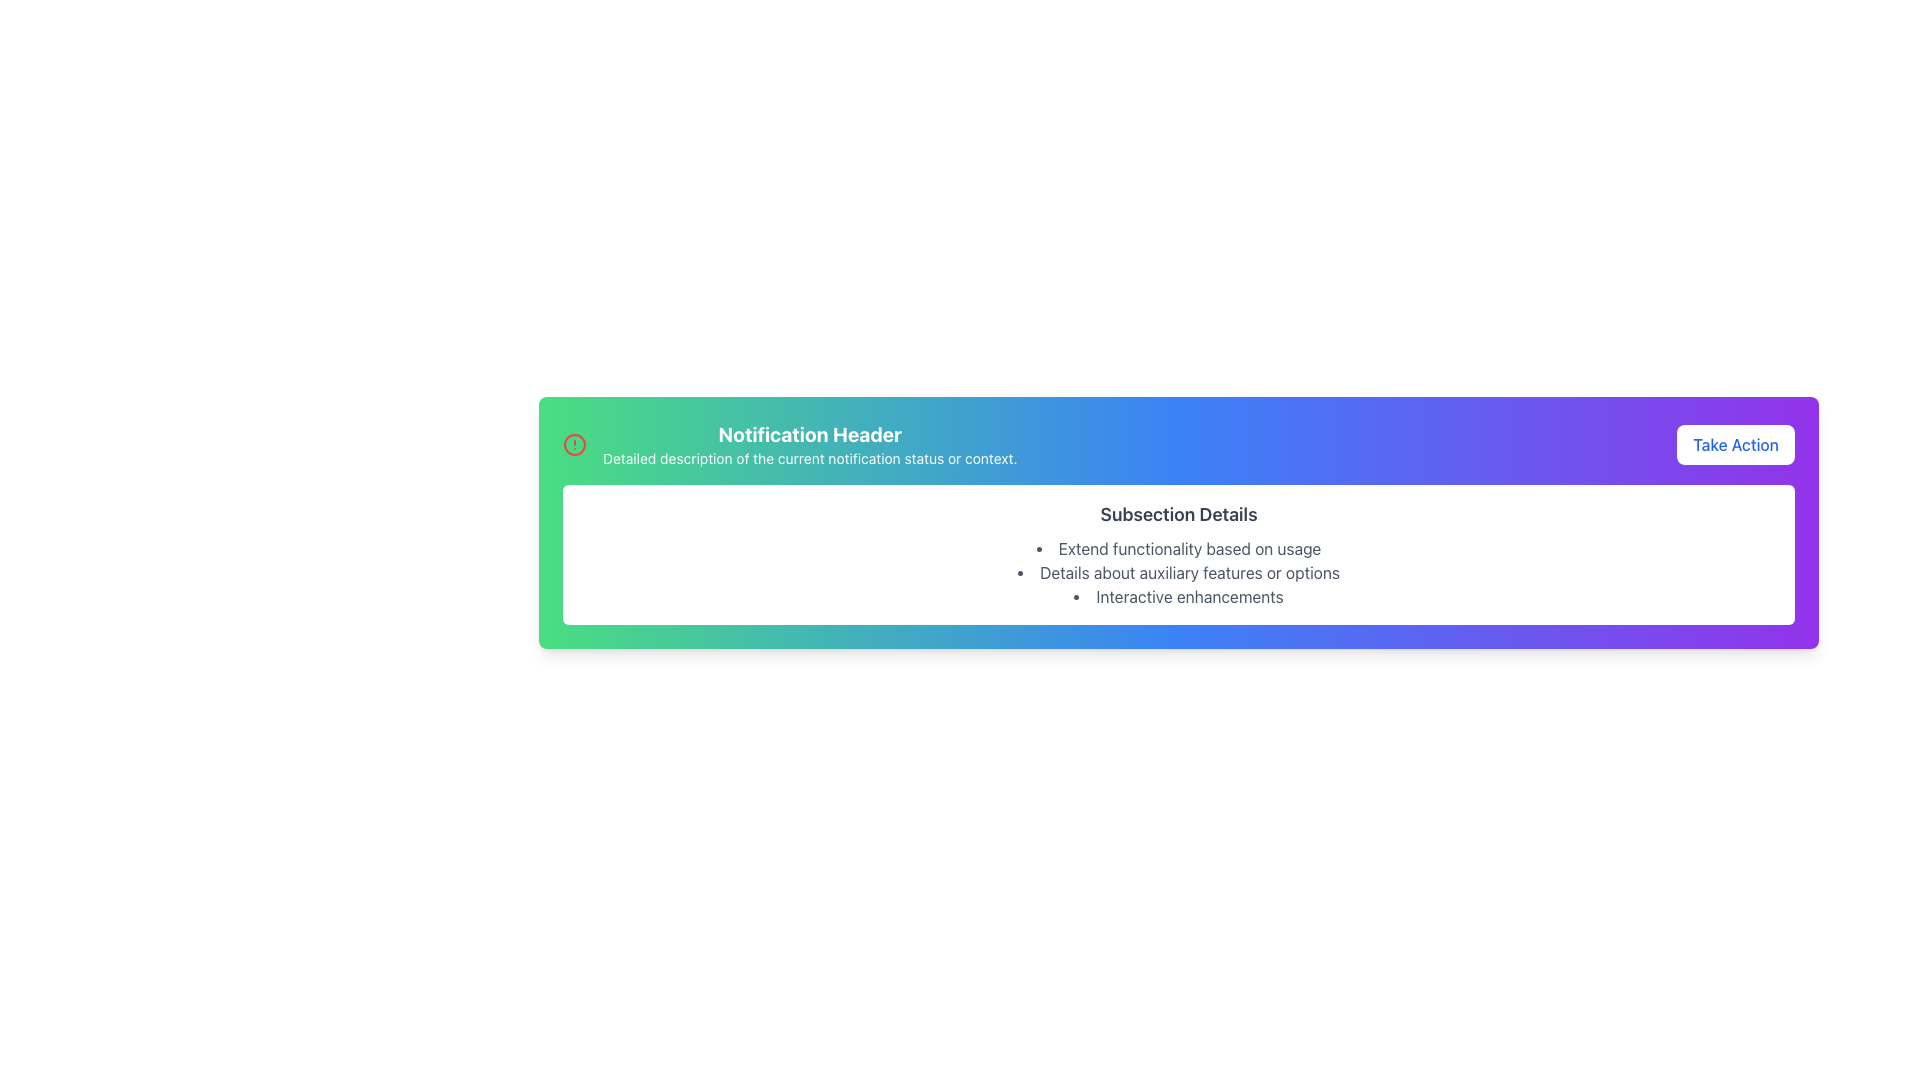  Describe the element at coordinates (1735, 443) in the screenshot. I see `the 'Take Action' button with blue text and a white background` at that location.